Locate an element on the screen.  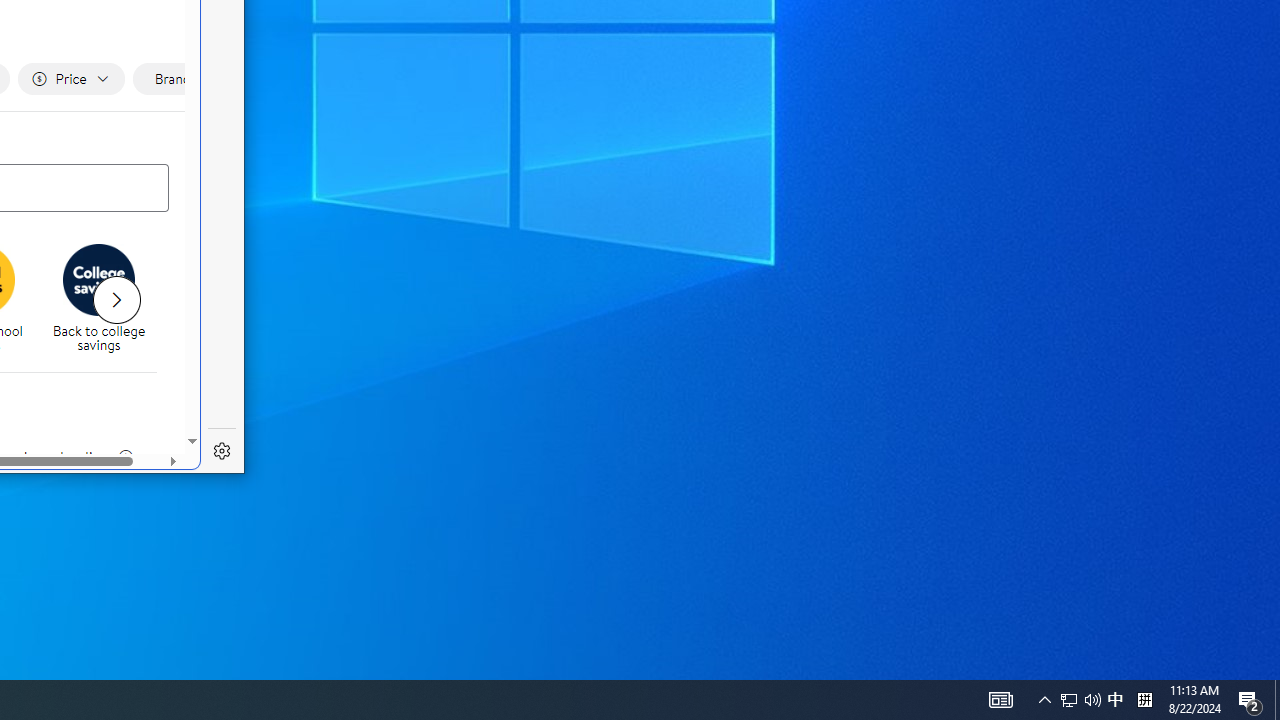
'Back to college savings' is located at coordinates (105, 300).